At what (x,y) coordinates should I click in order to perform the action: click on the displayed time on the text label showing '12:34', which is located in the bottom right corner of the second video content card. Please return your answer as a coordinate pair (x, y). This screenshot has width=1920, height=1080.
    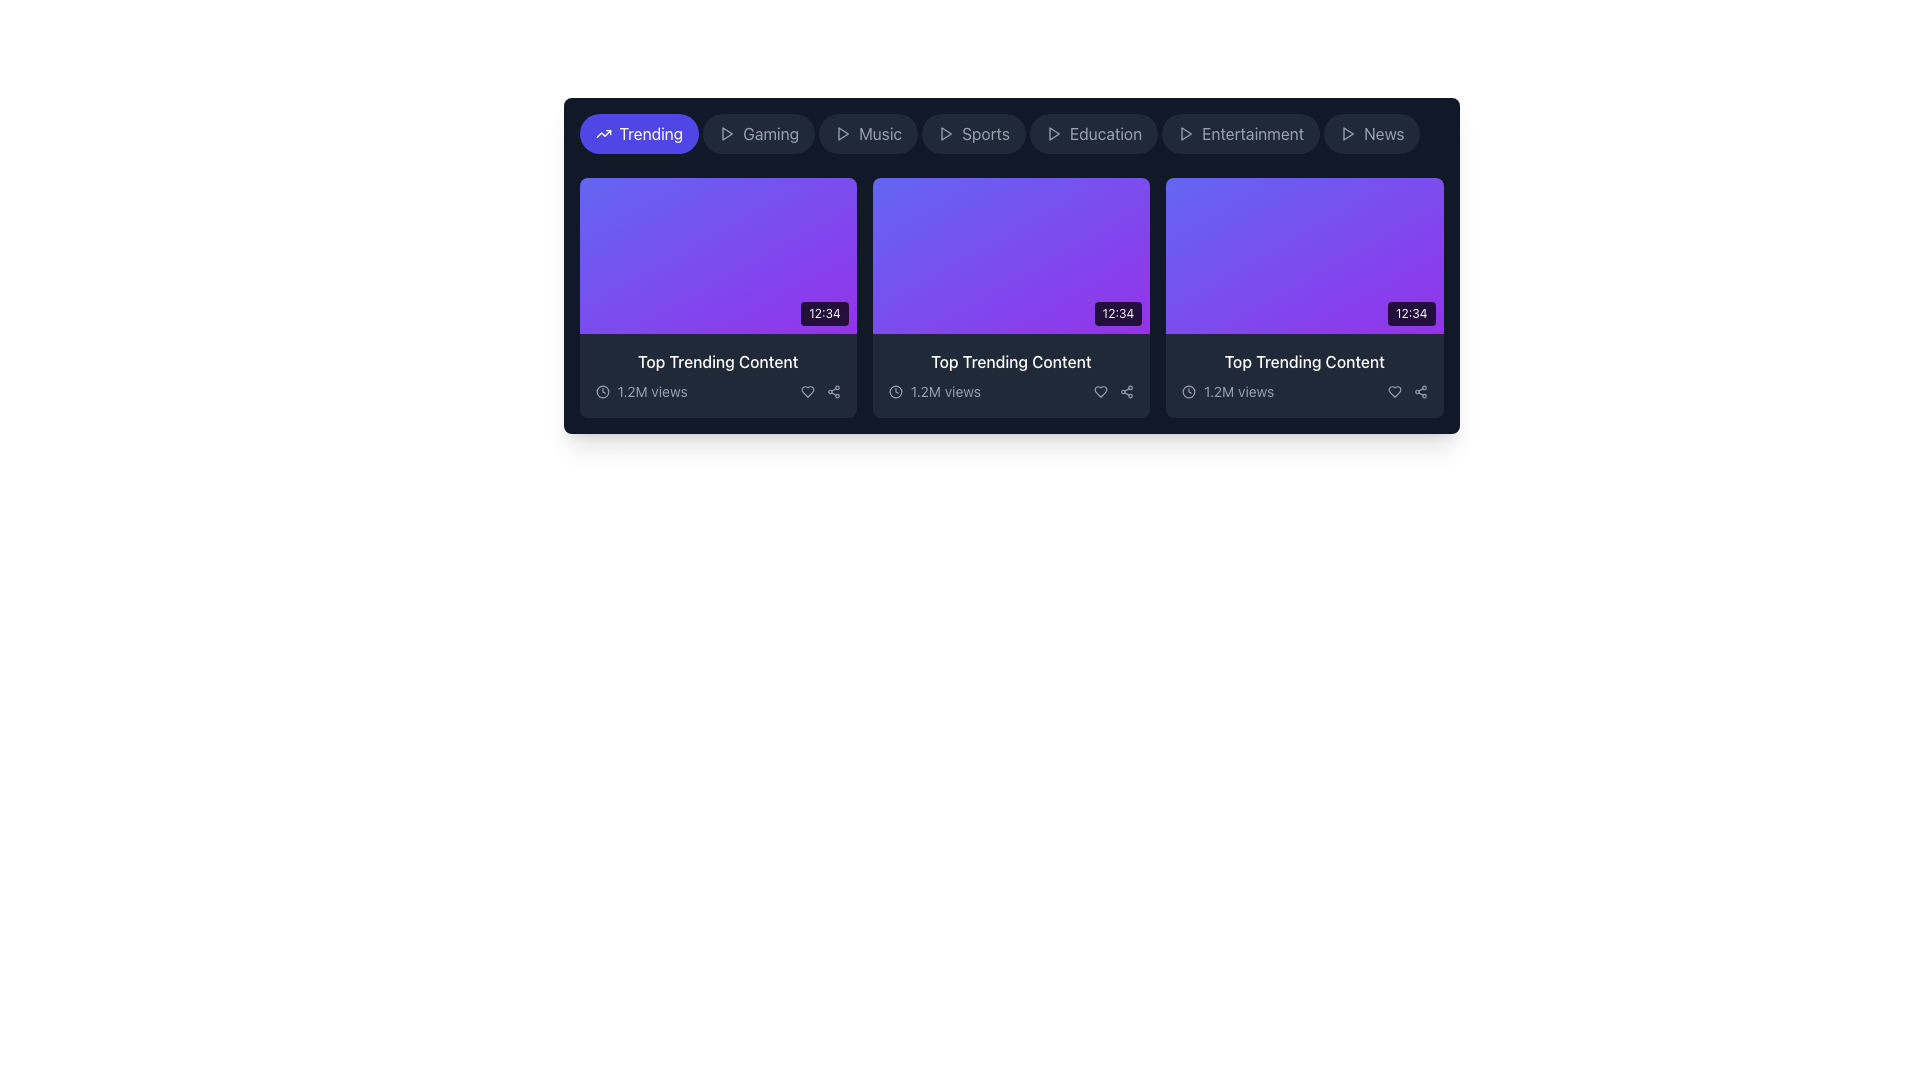
    Looking at the image, I should click on (1117, 313).